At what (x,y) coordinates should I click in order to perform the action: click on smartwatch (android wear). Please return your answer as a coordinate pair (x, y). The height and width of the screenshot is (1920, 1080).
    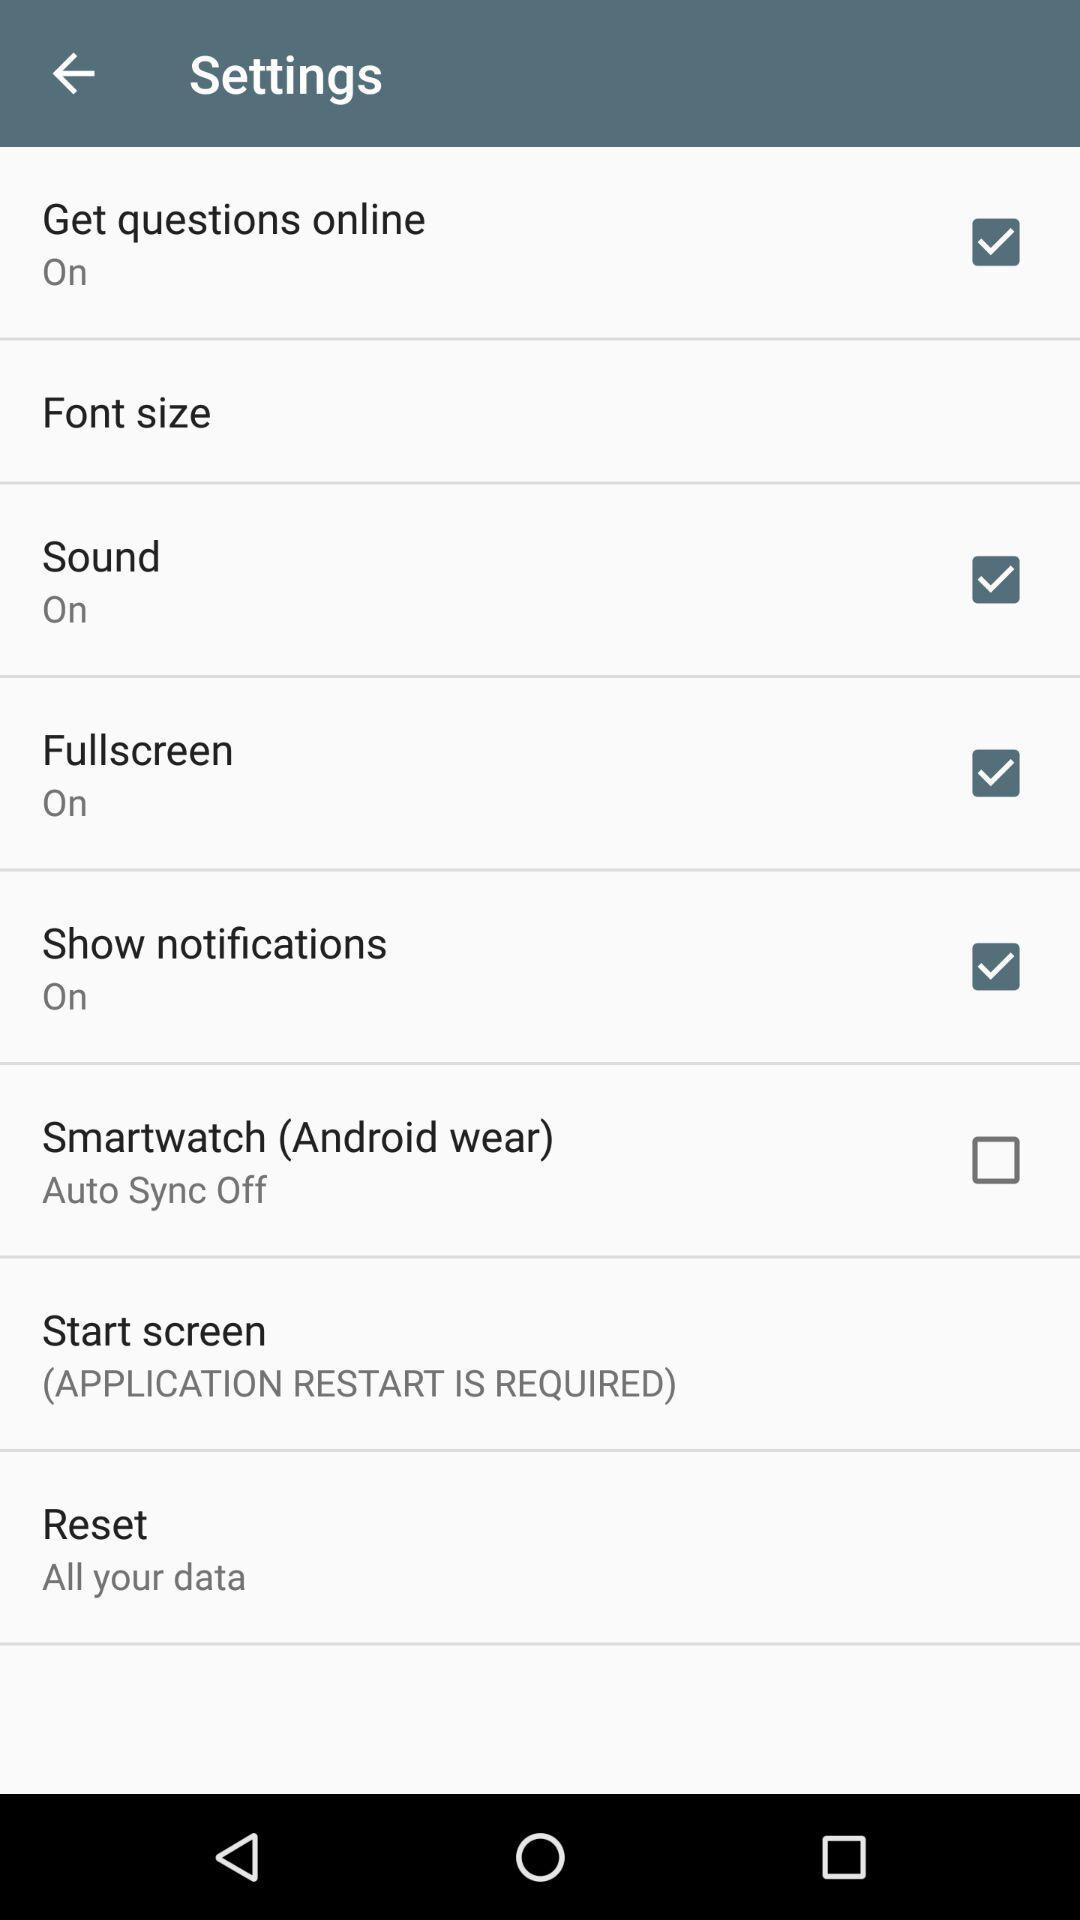
    Looking at the image, I should click on (298, 1135).